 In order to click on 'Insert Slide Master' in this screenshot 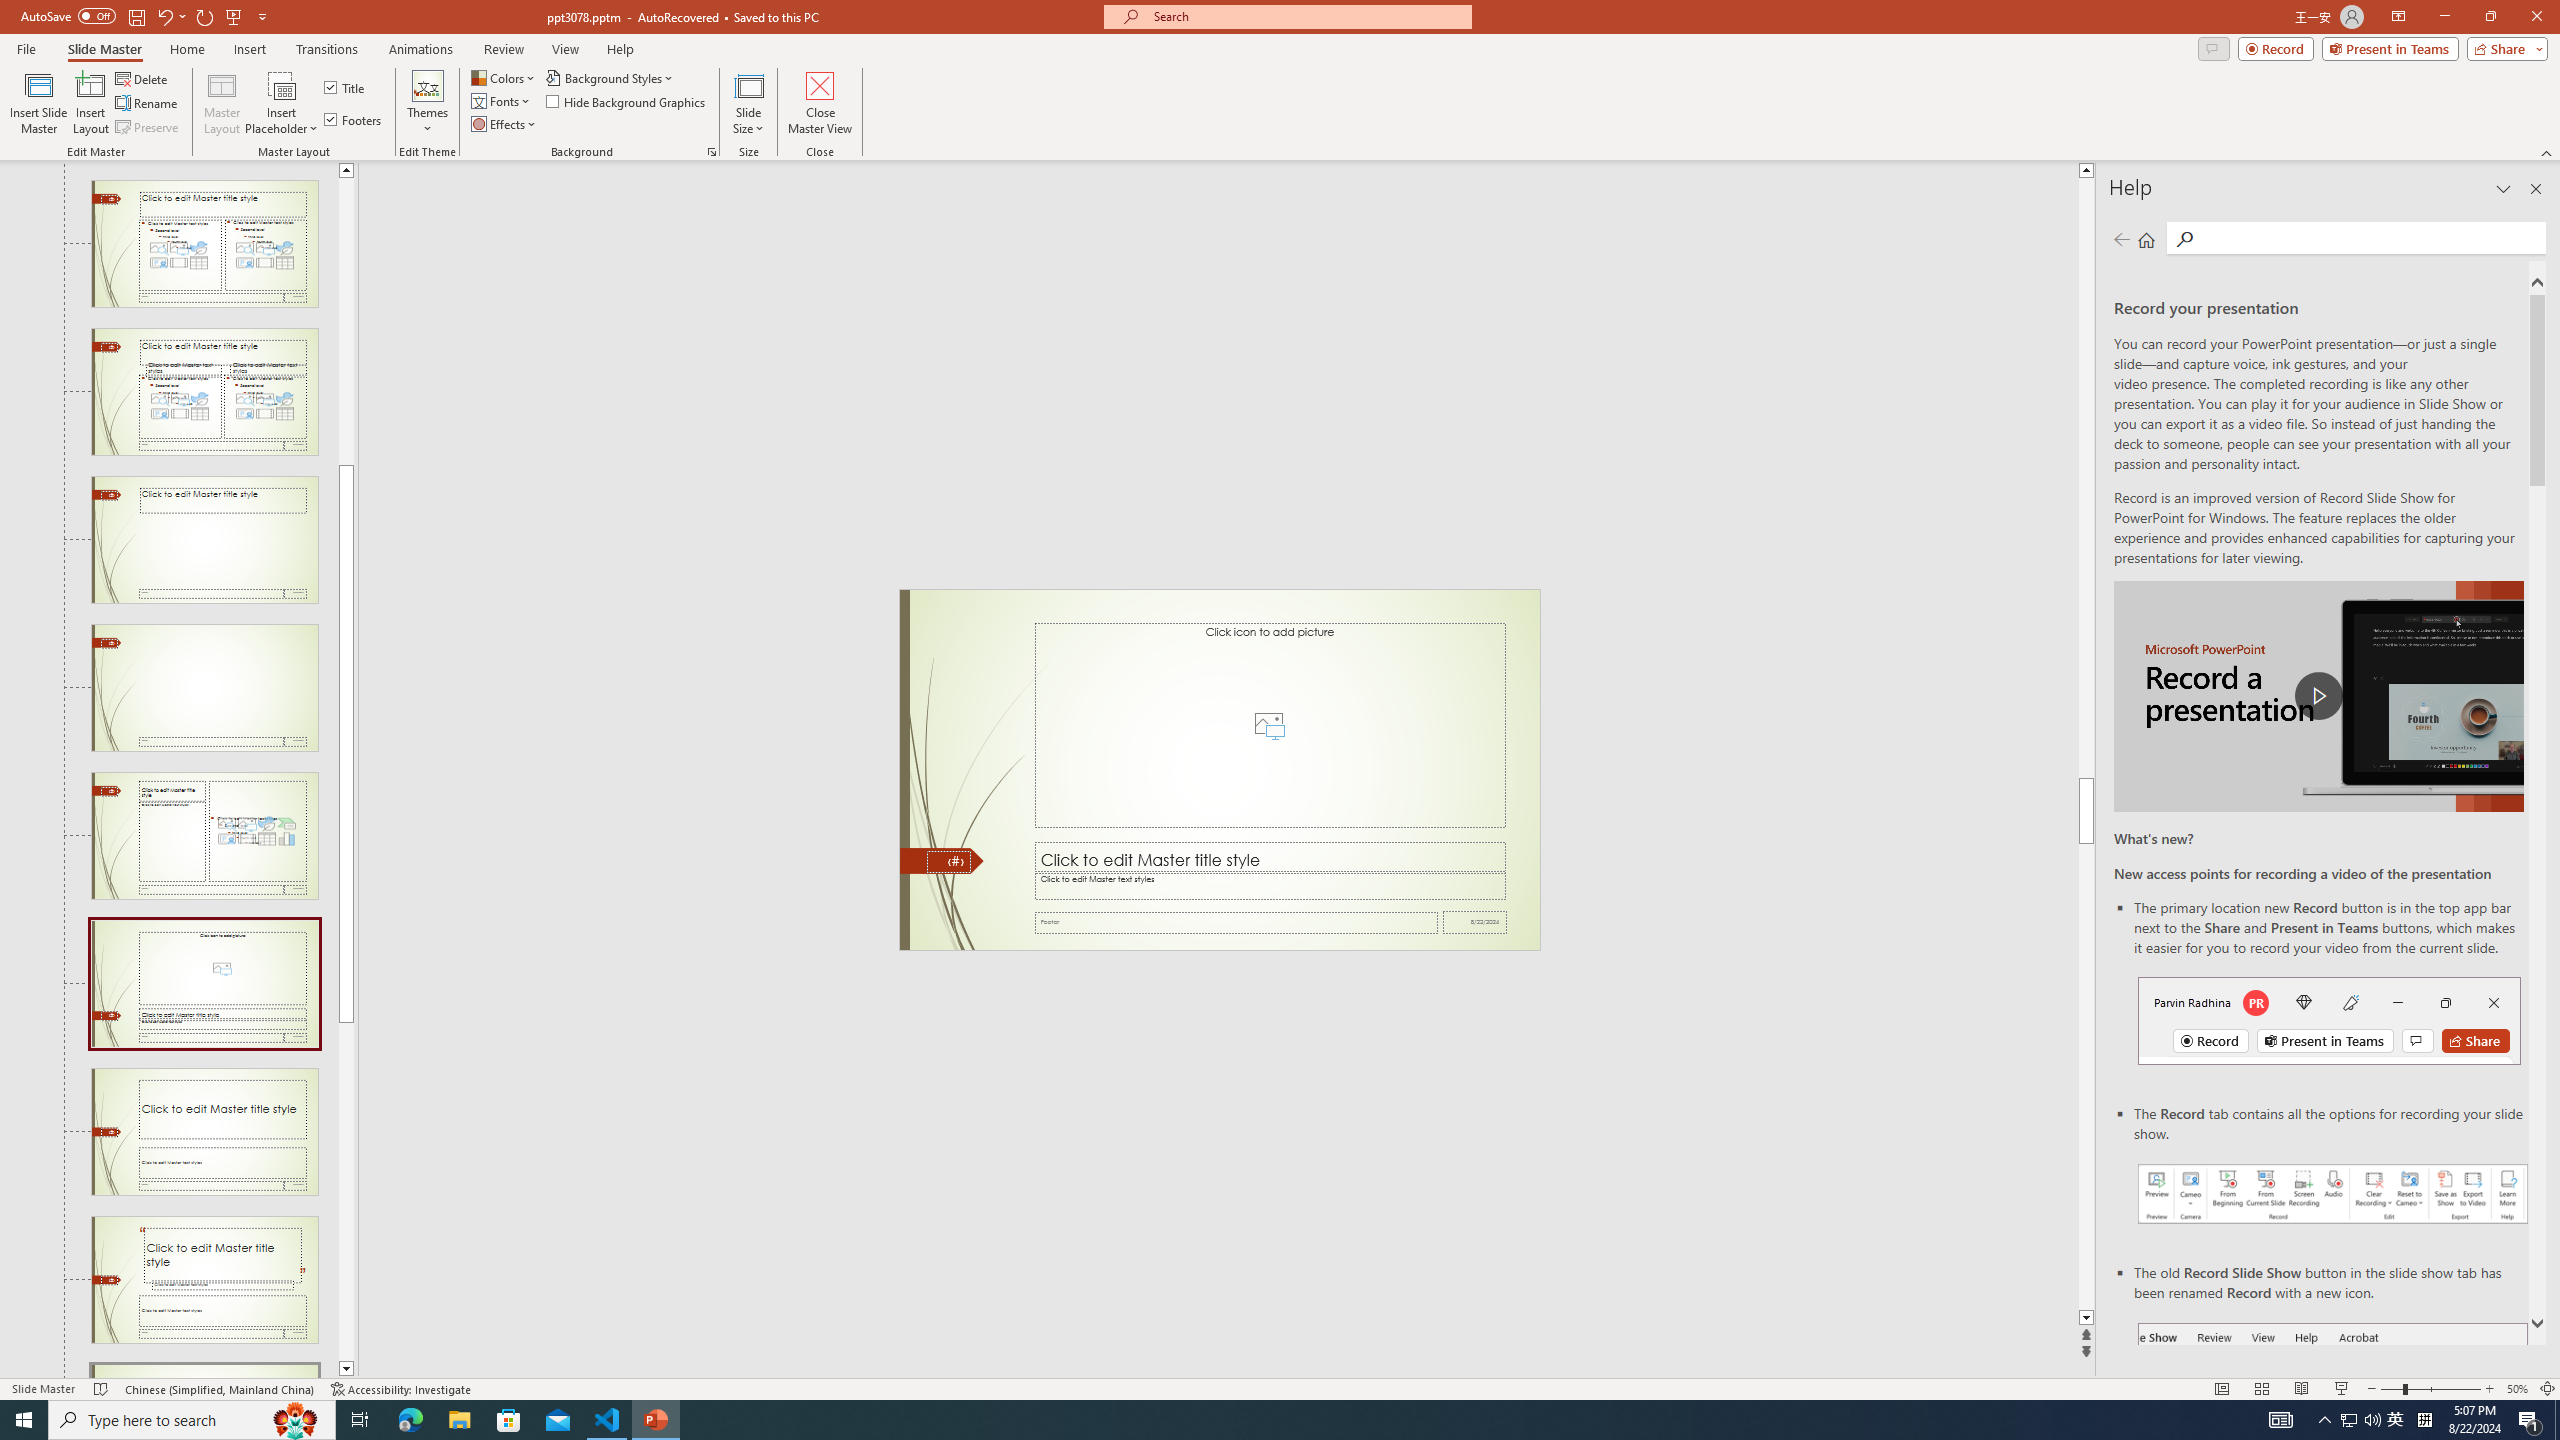, I will do `click(37, 103)`.